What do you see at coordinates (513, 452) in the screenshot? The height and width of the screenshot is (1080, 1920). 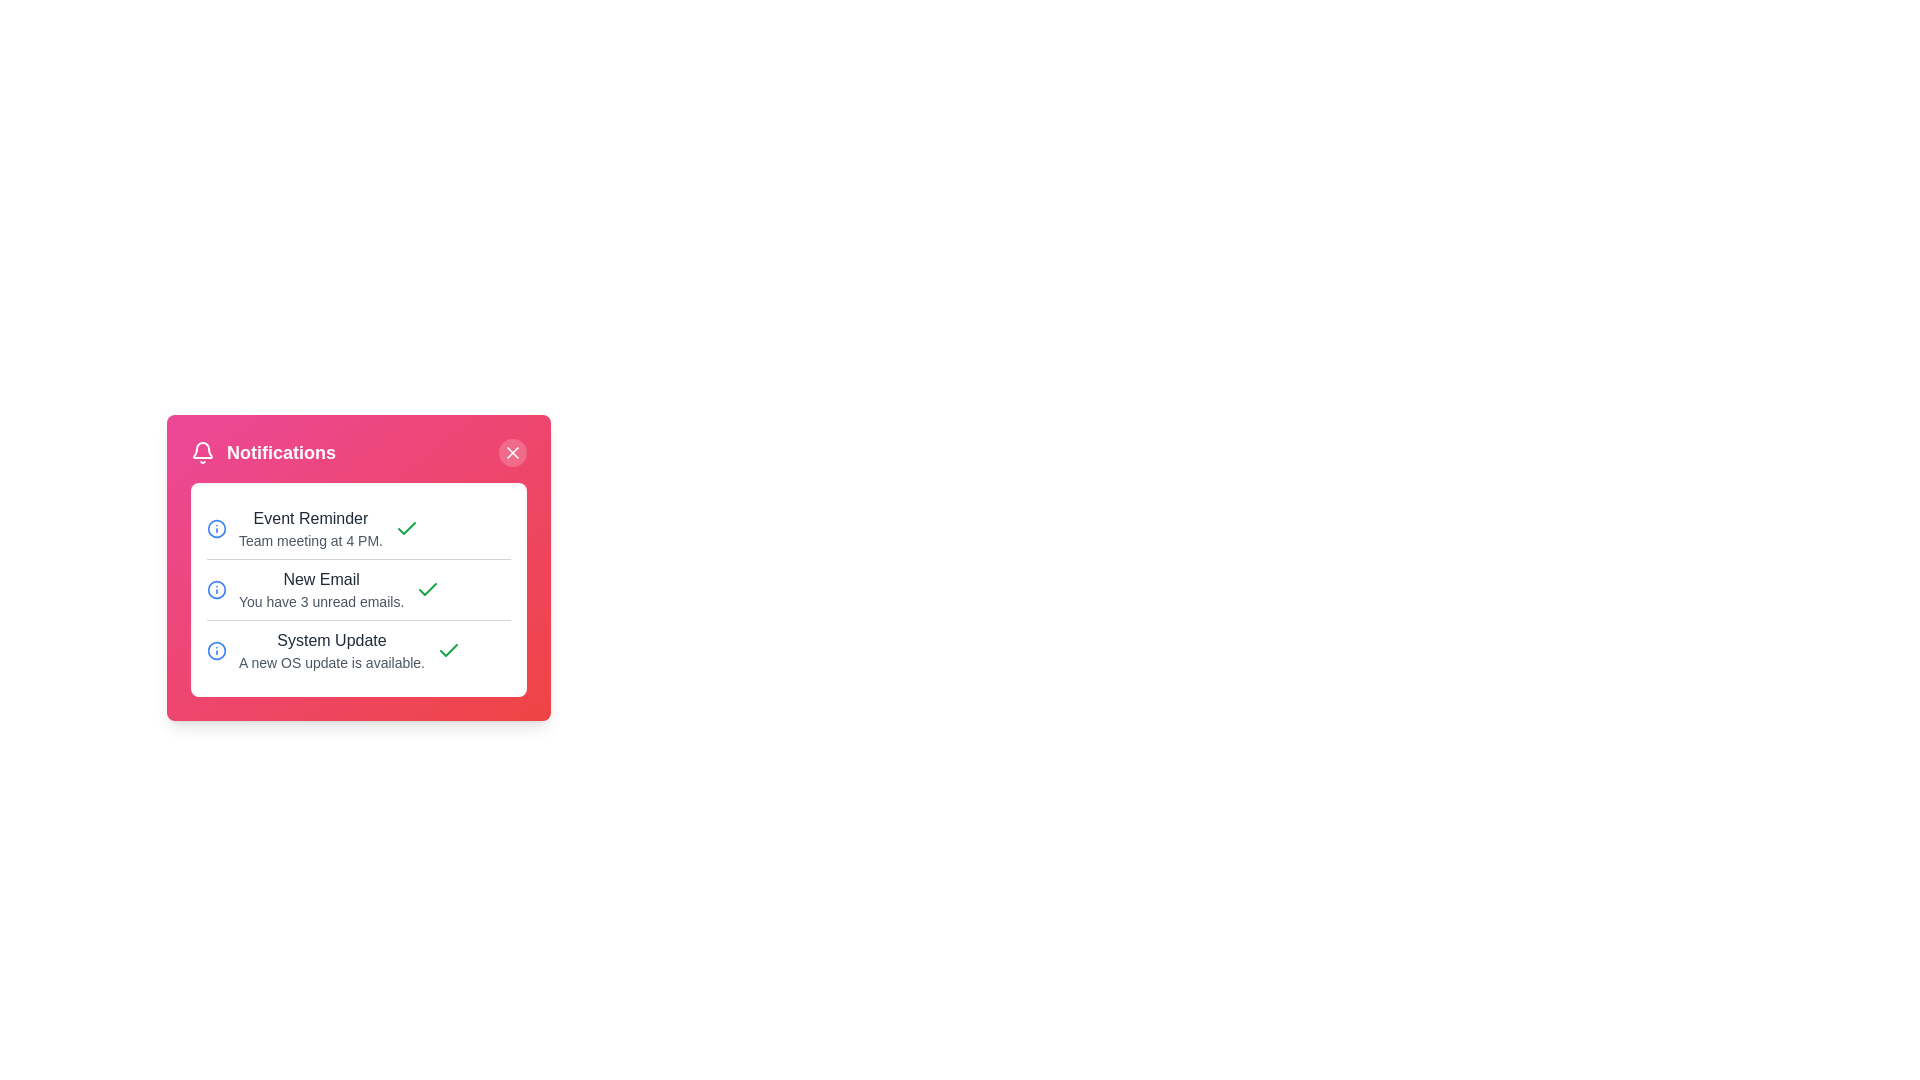 I see `the Close button located in the header row of the Notifications card` at bounding box center [513, 452].